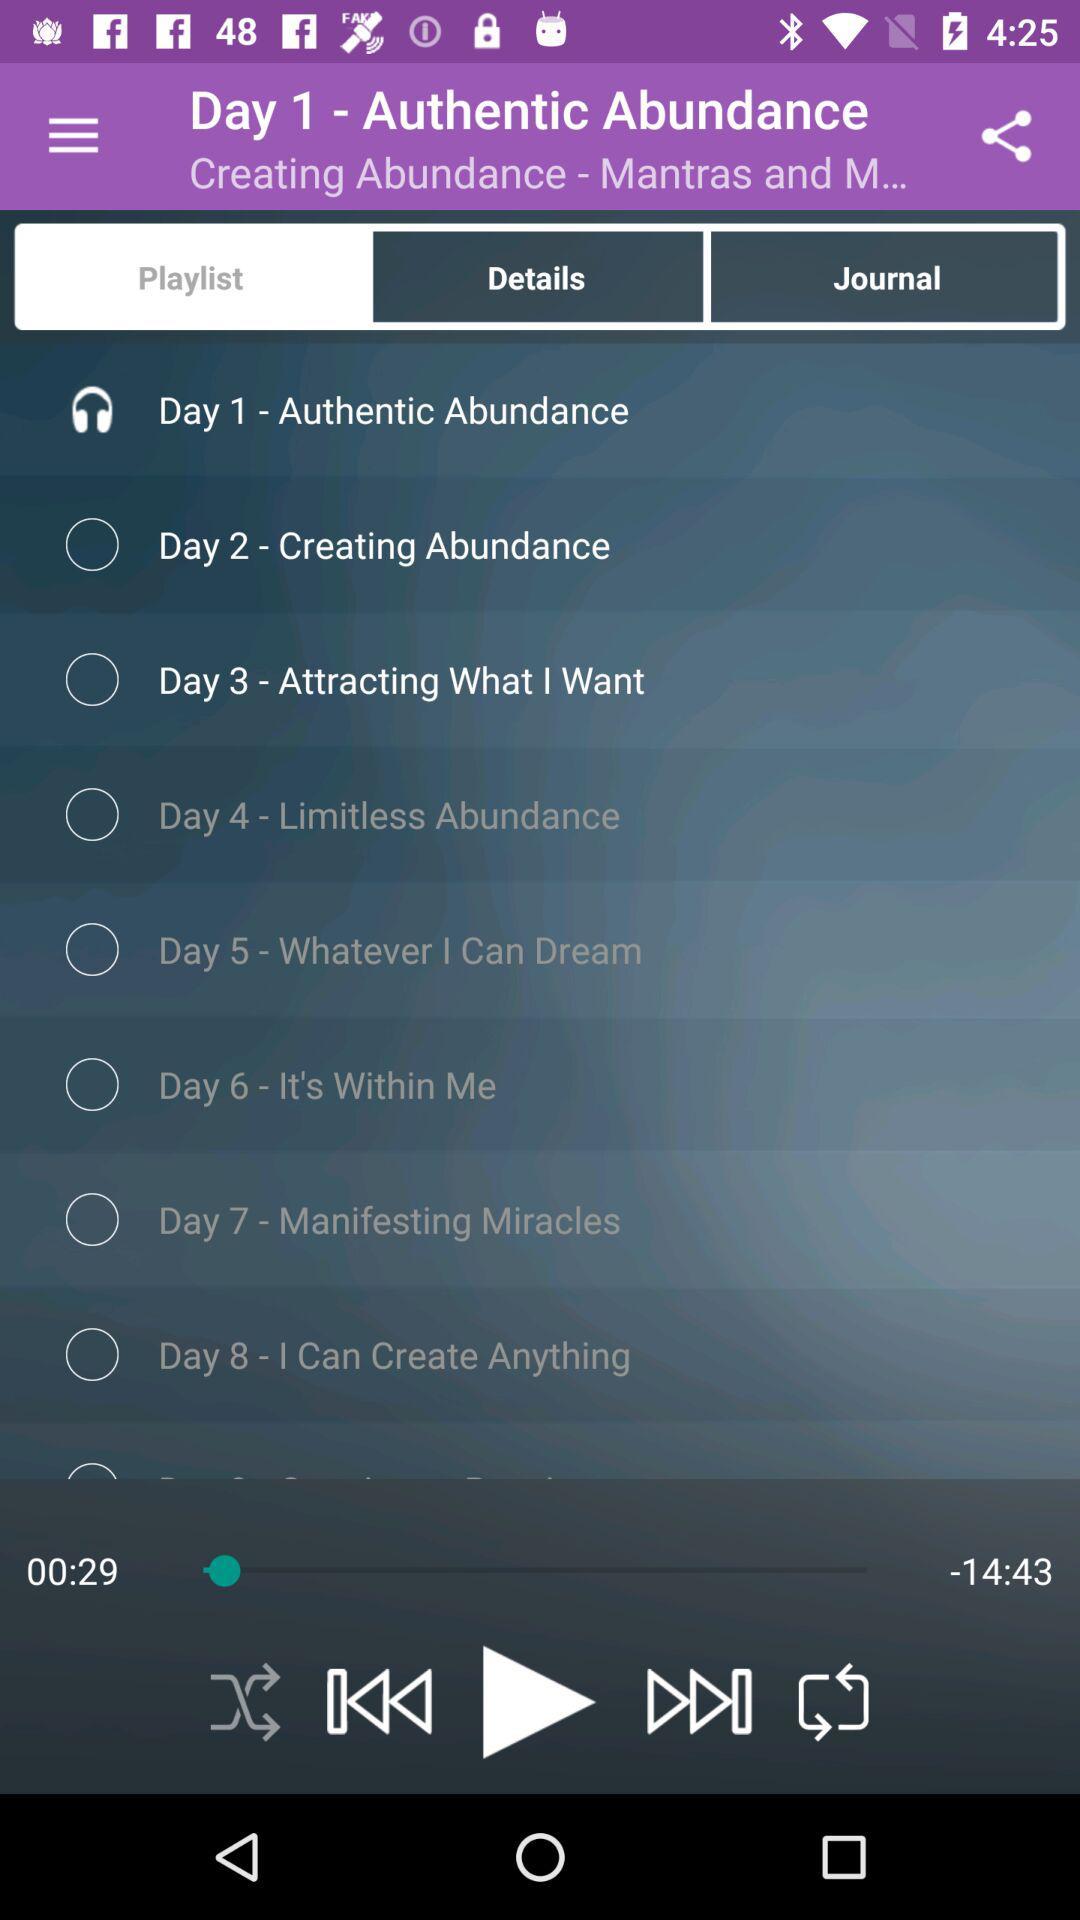  What do you see at coordinates (887, 275) in the screenshot?
I see `the icon to the right of the details` at bounding box center [887, 275].